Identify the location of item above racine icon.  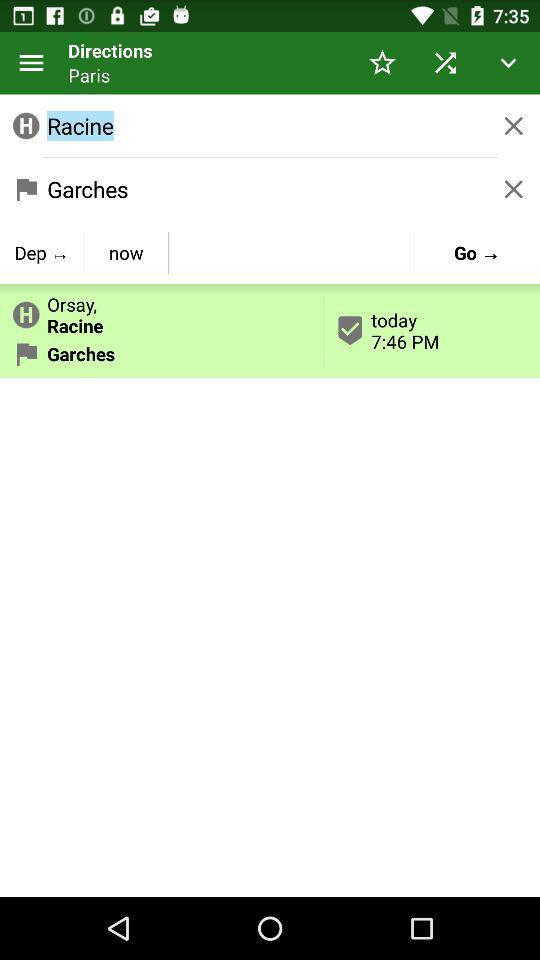
(445, 62).